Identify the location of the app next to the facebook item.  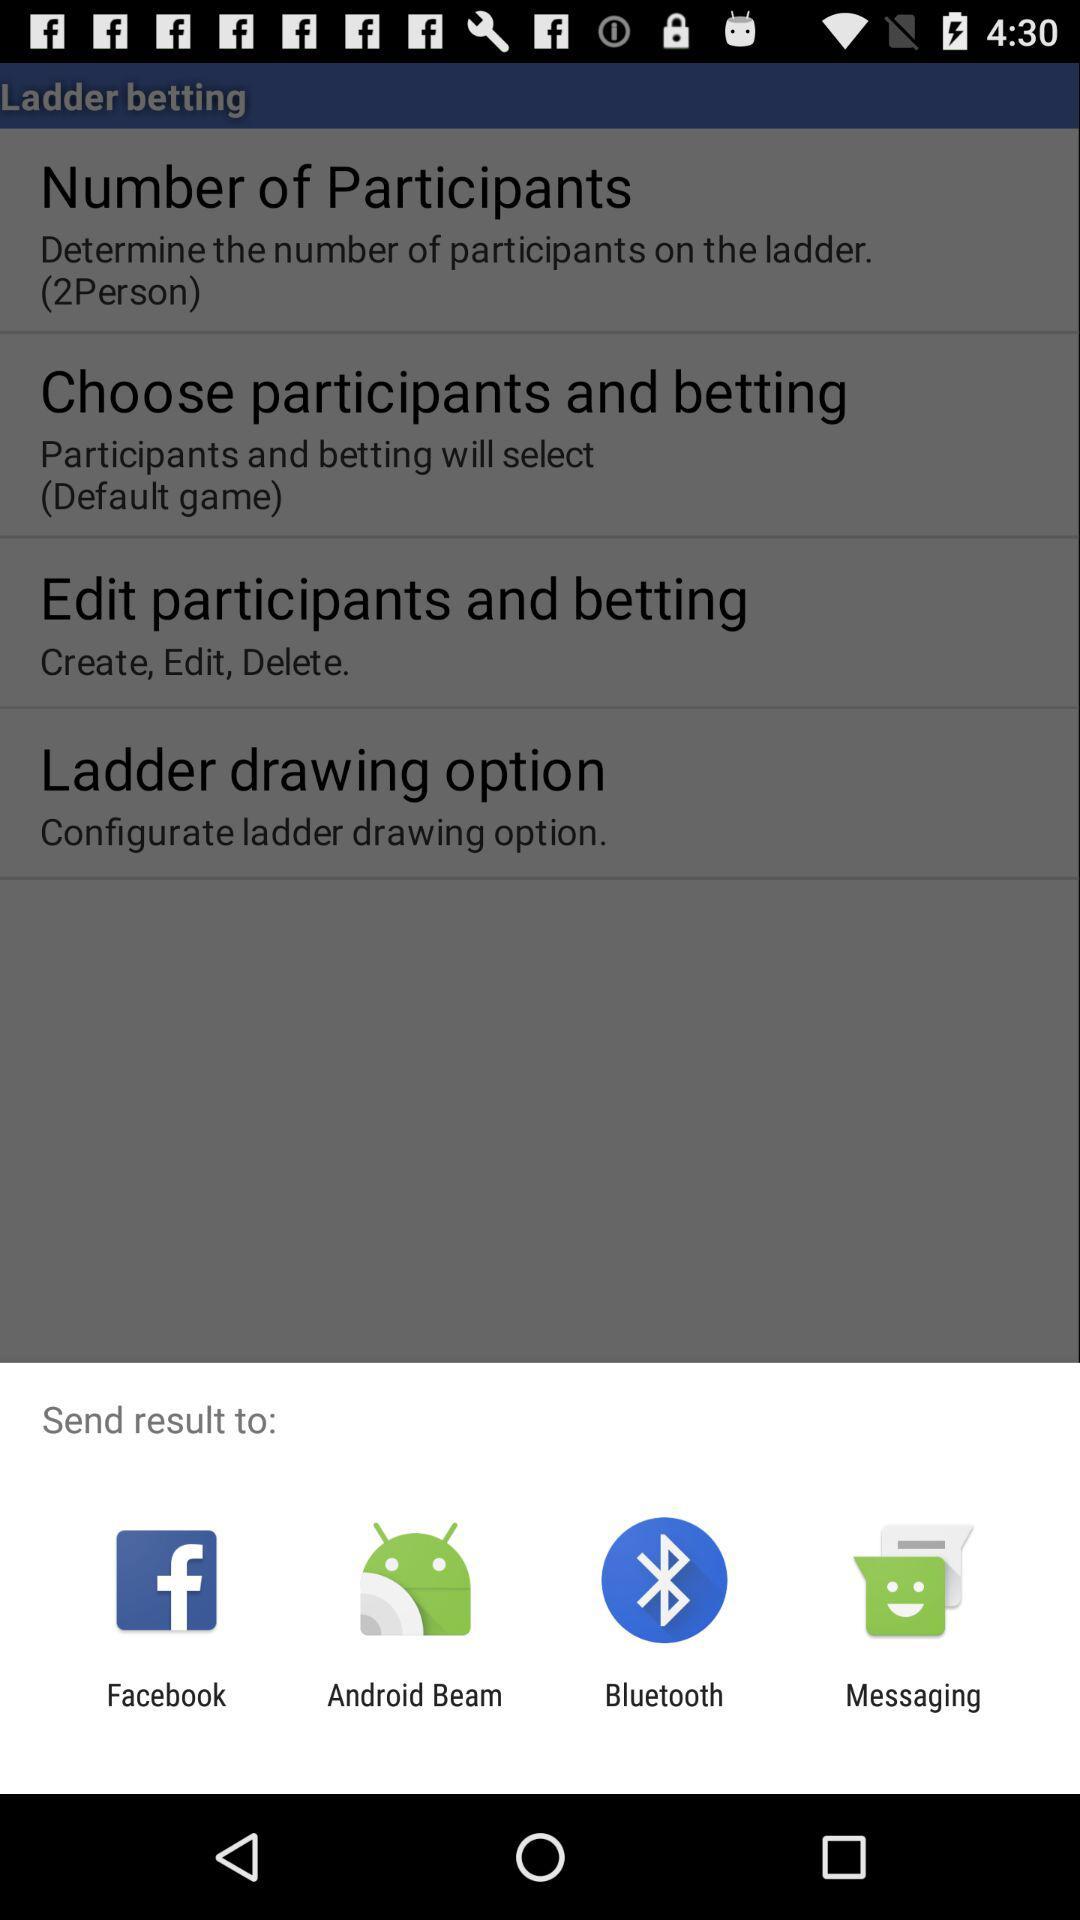
(414, 1711).